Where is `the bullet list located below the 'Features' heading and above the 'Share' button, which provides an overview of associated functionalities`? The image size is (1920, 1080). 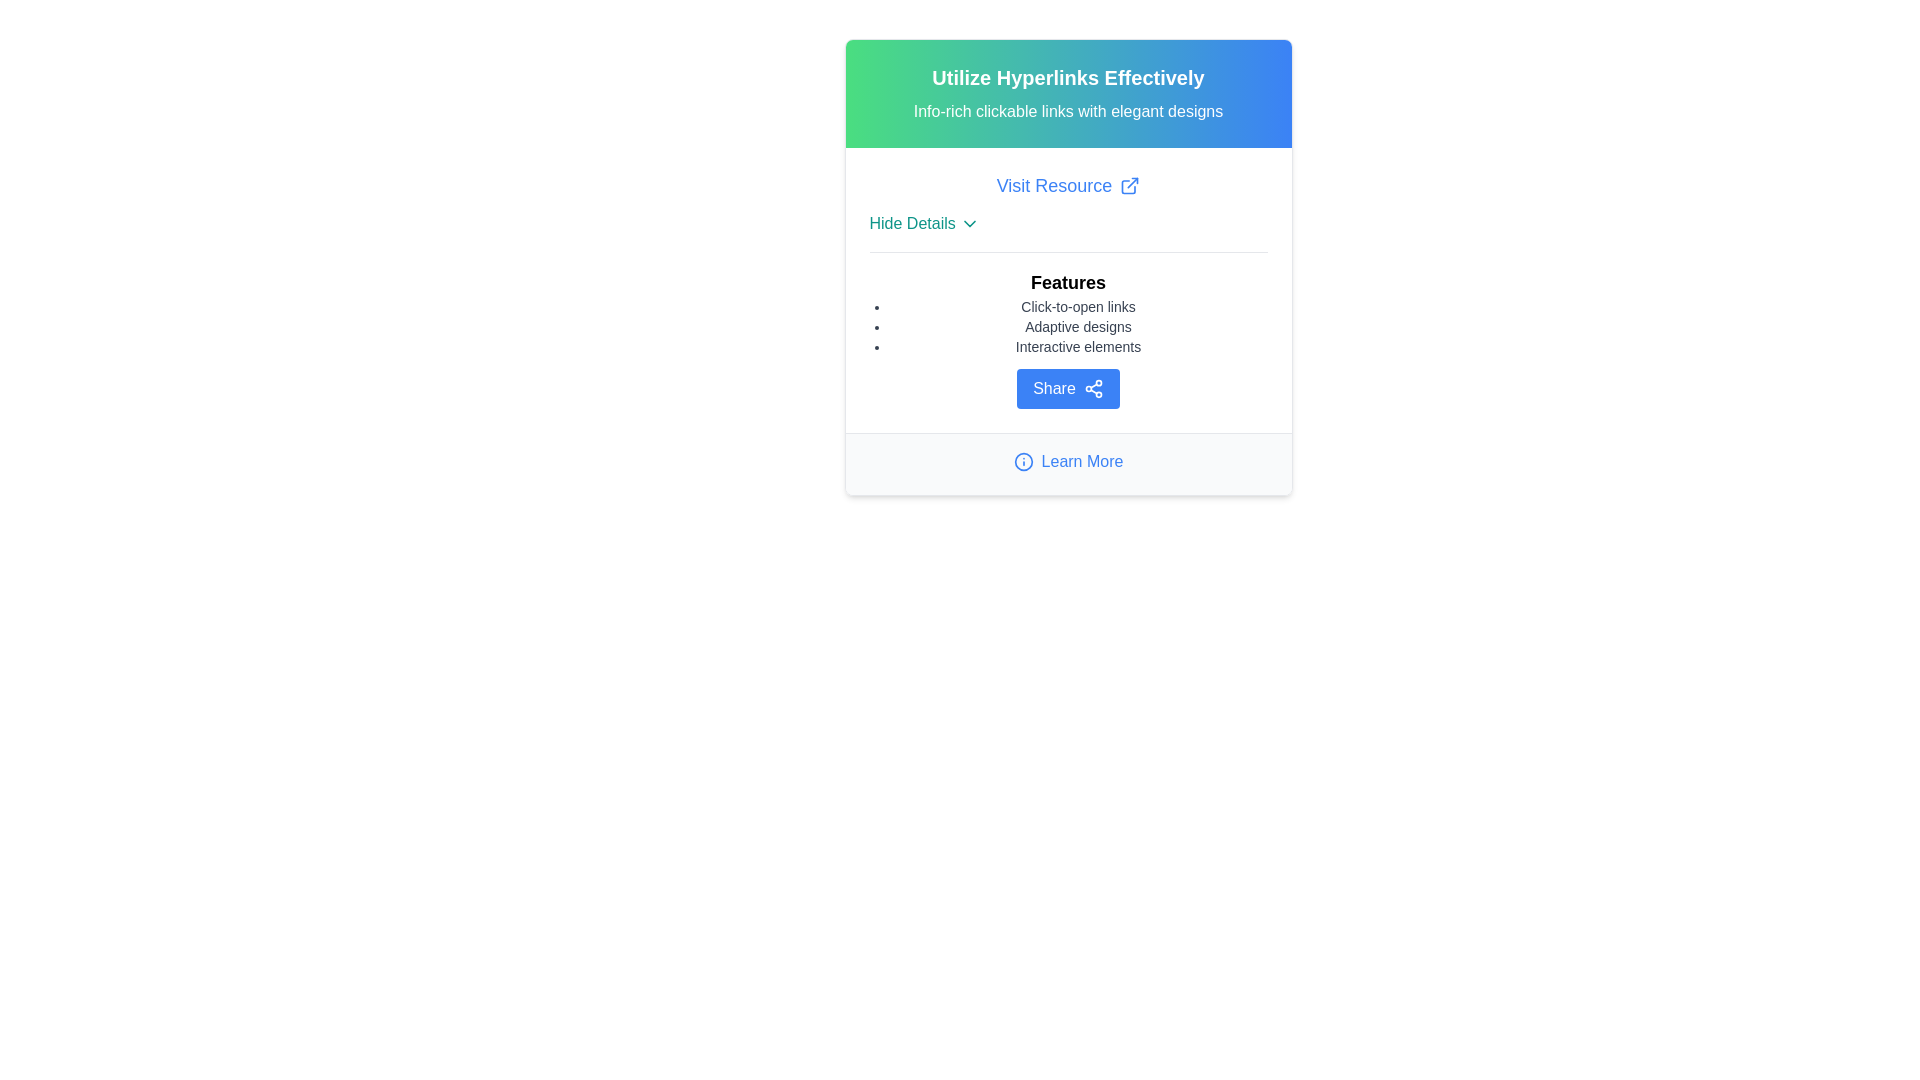 the bullet list located below the 'Features' heading and above the 'Share' button, which provides an overview of associated functionalities is located at coordinates (1077, 326).